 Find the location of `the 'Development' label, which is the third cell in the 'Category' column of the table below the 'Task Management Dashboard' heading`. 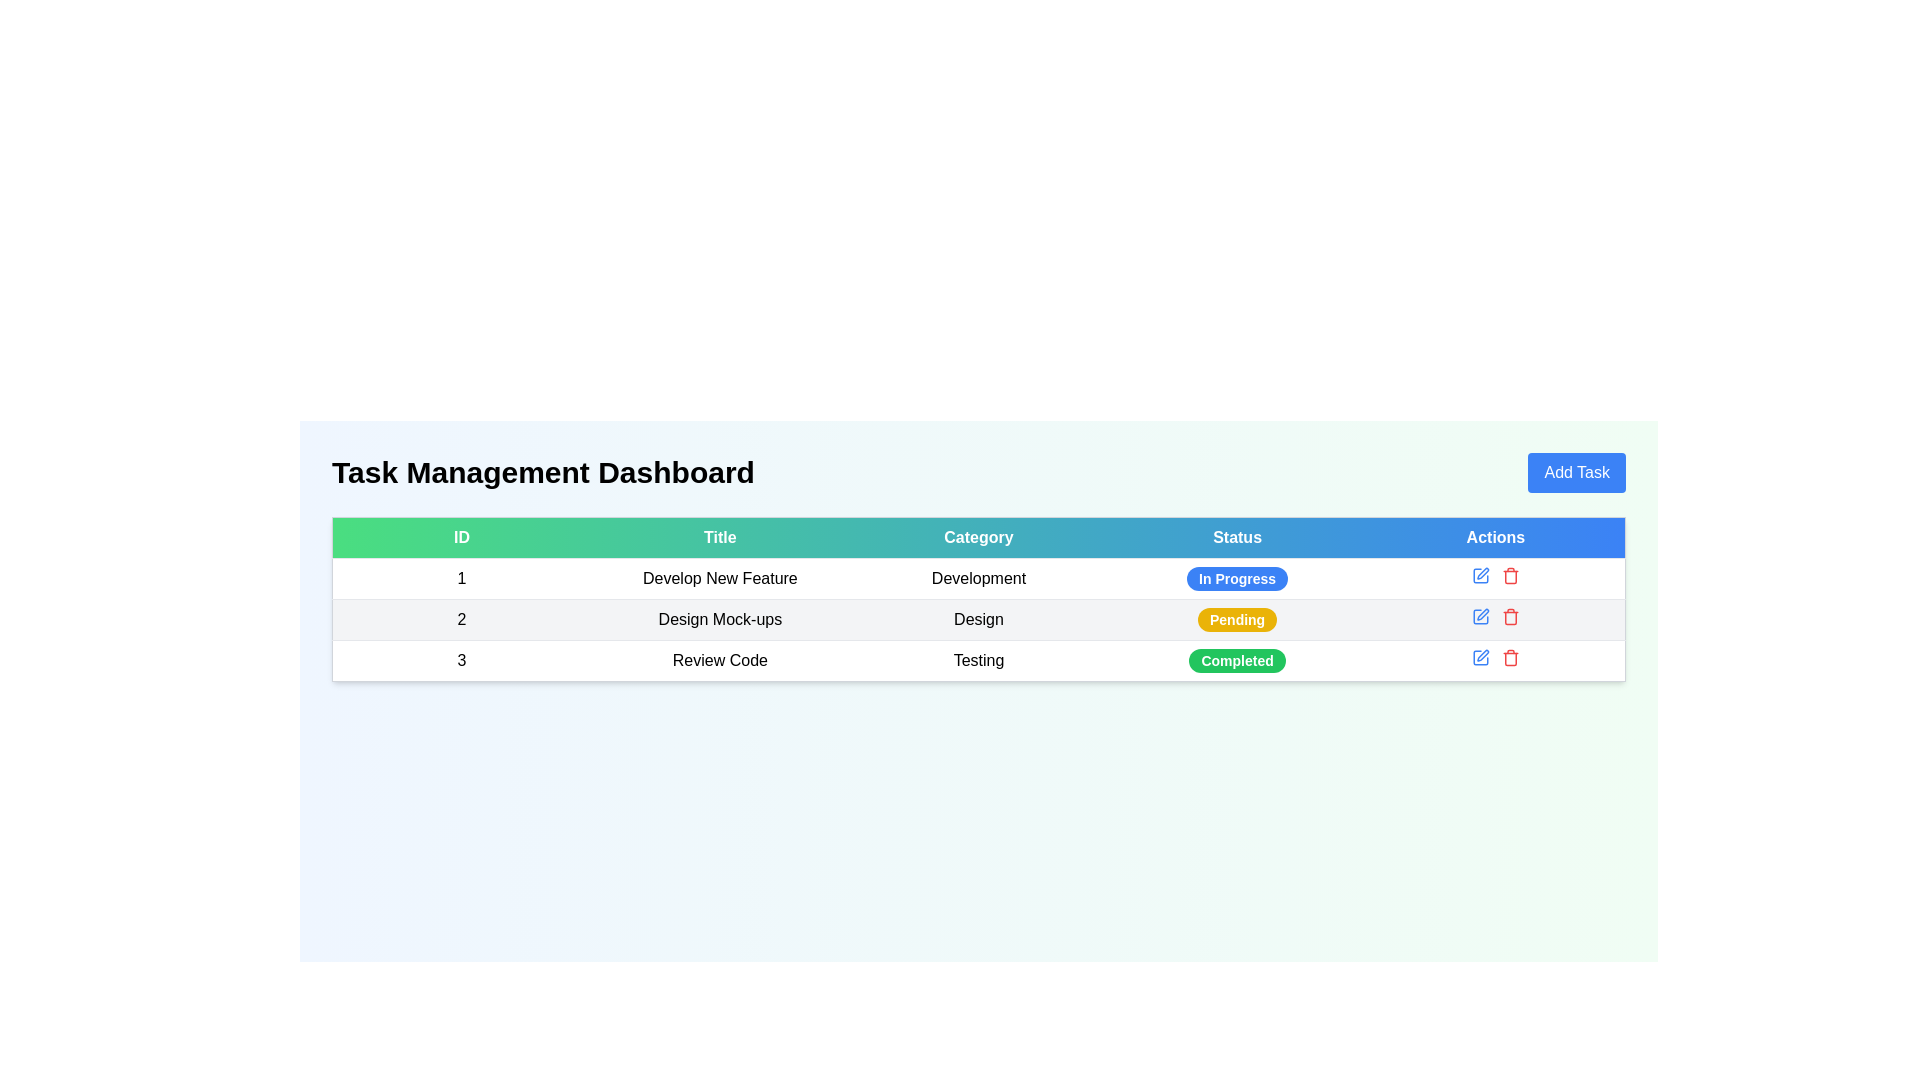

the 'Development' label, which is the third cell in the 'Category' column of the table below the 'Task Management Dashboard' heading is located at coordinates (979, 578).